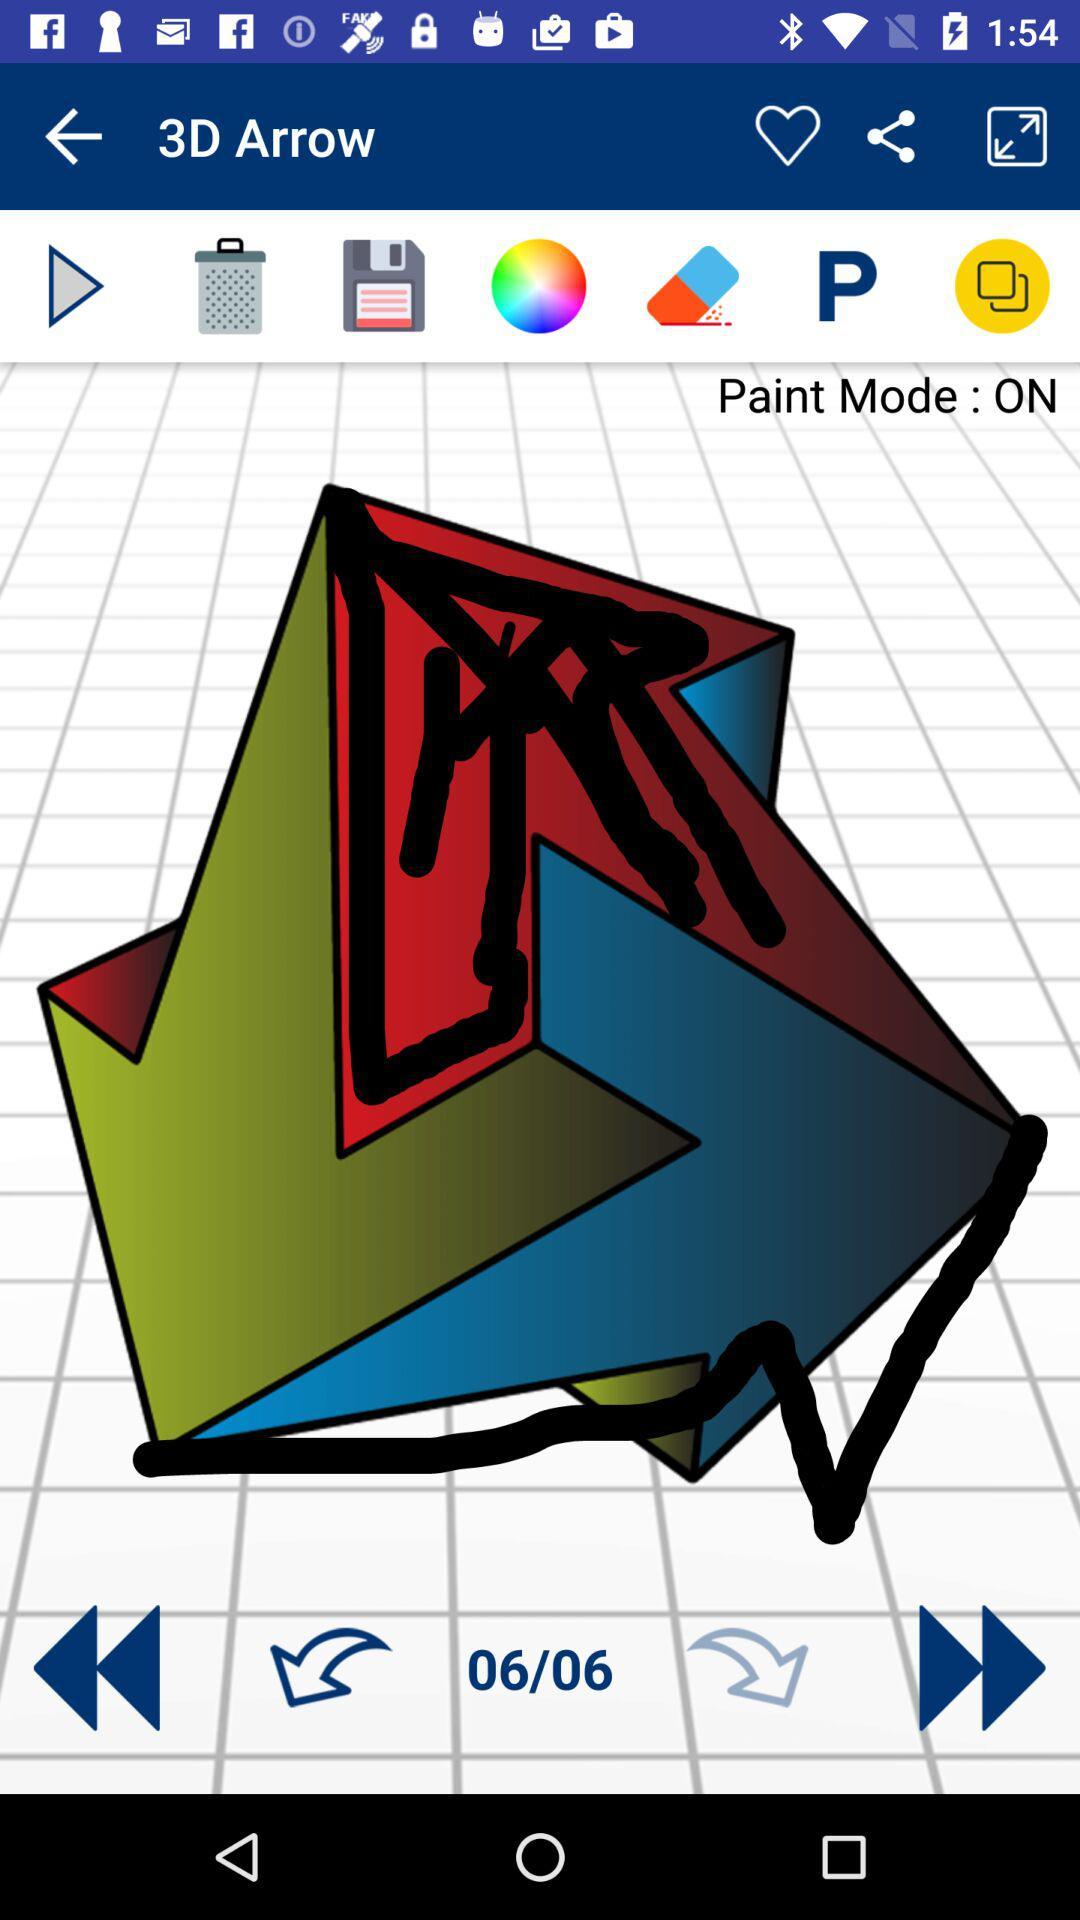  I want to click on the font icon, so click(229, 138).